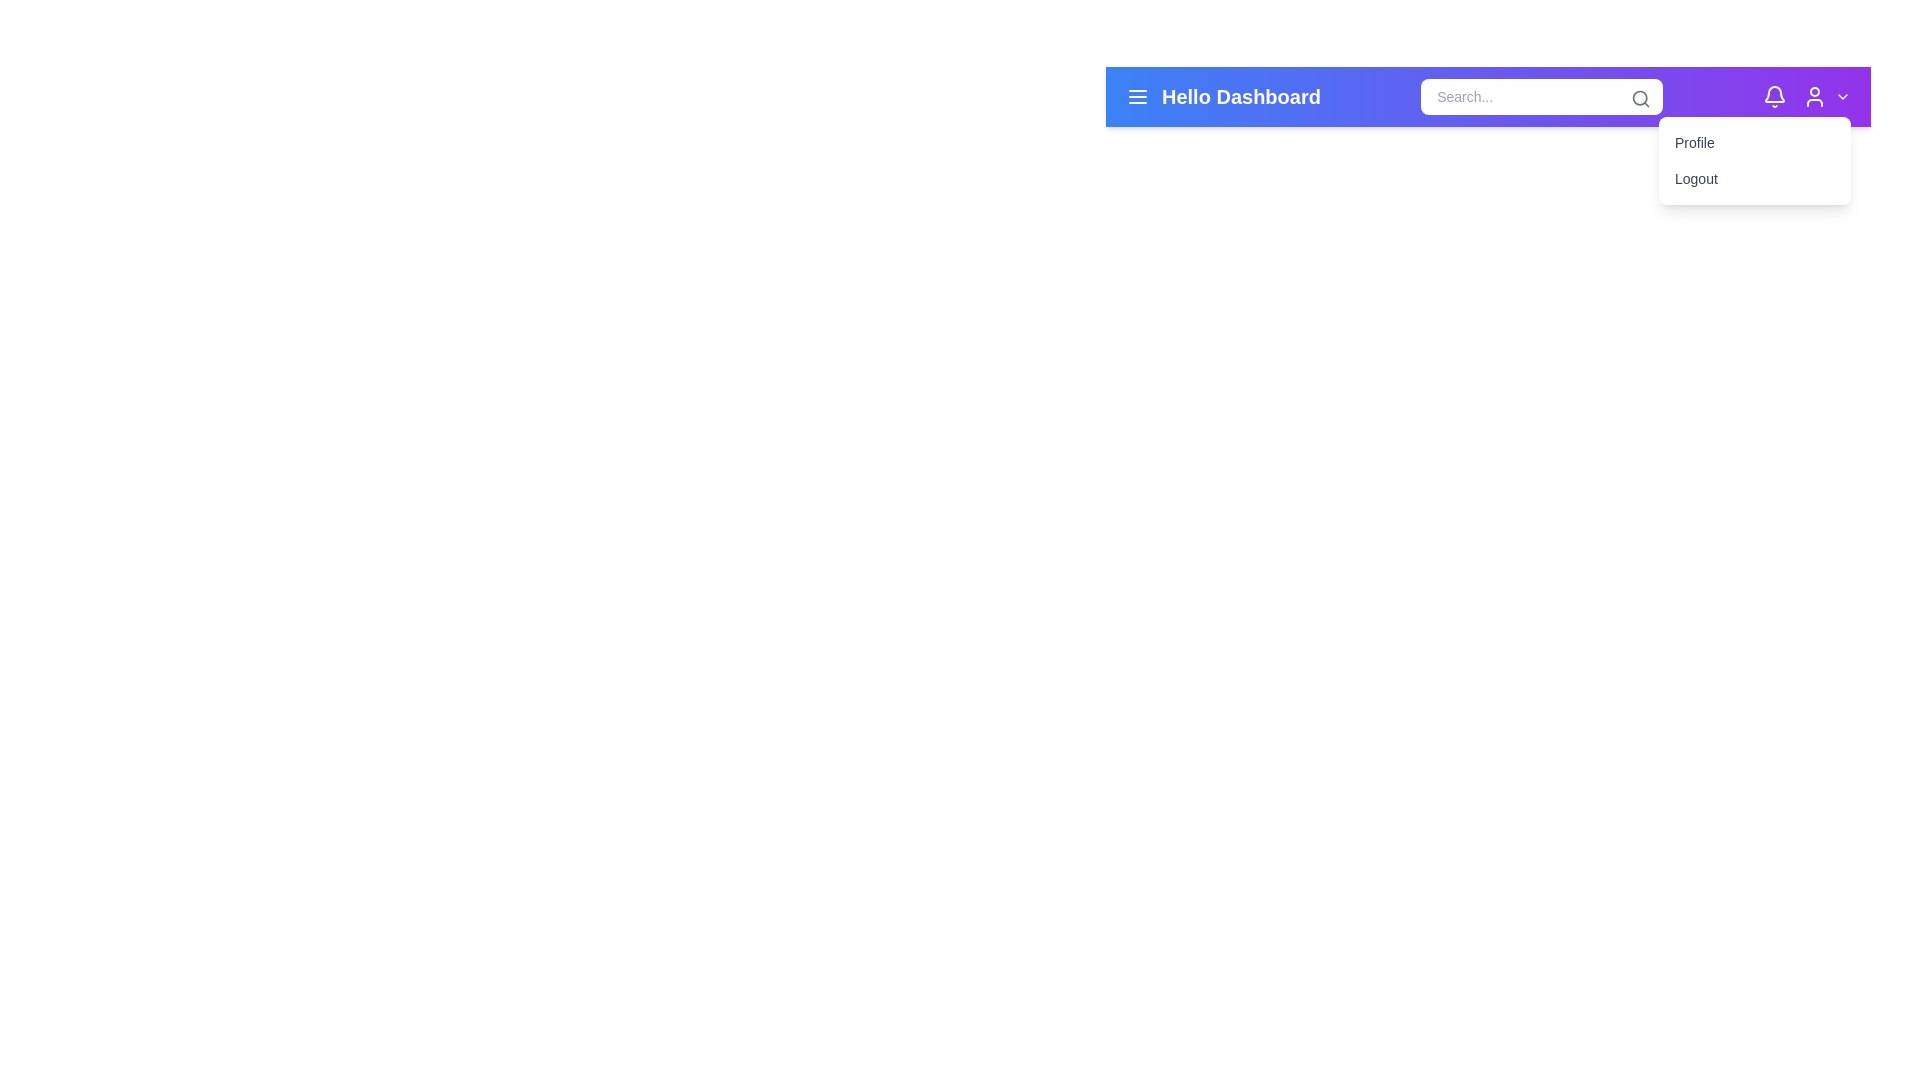 The image size is (1920, 1080). I want to click on the chevron-down icon located at the far right of the horizontal navigation bar, so click(1842, 96).